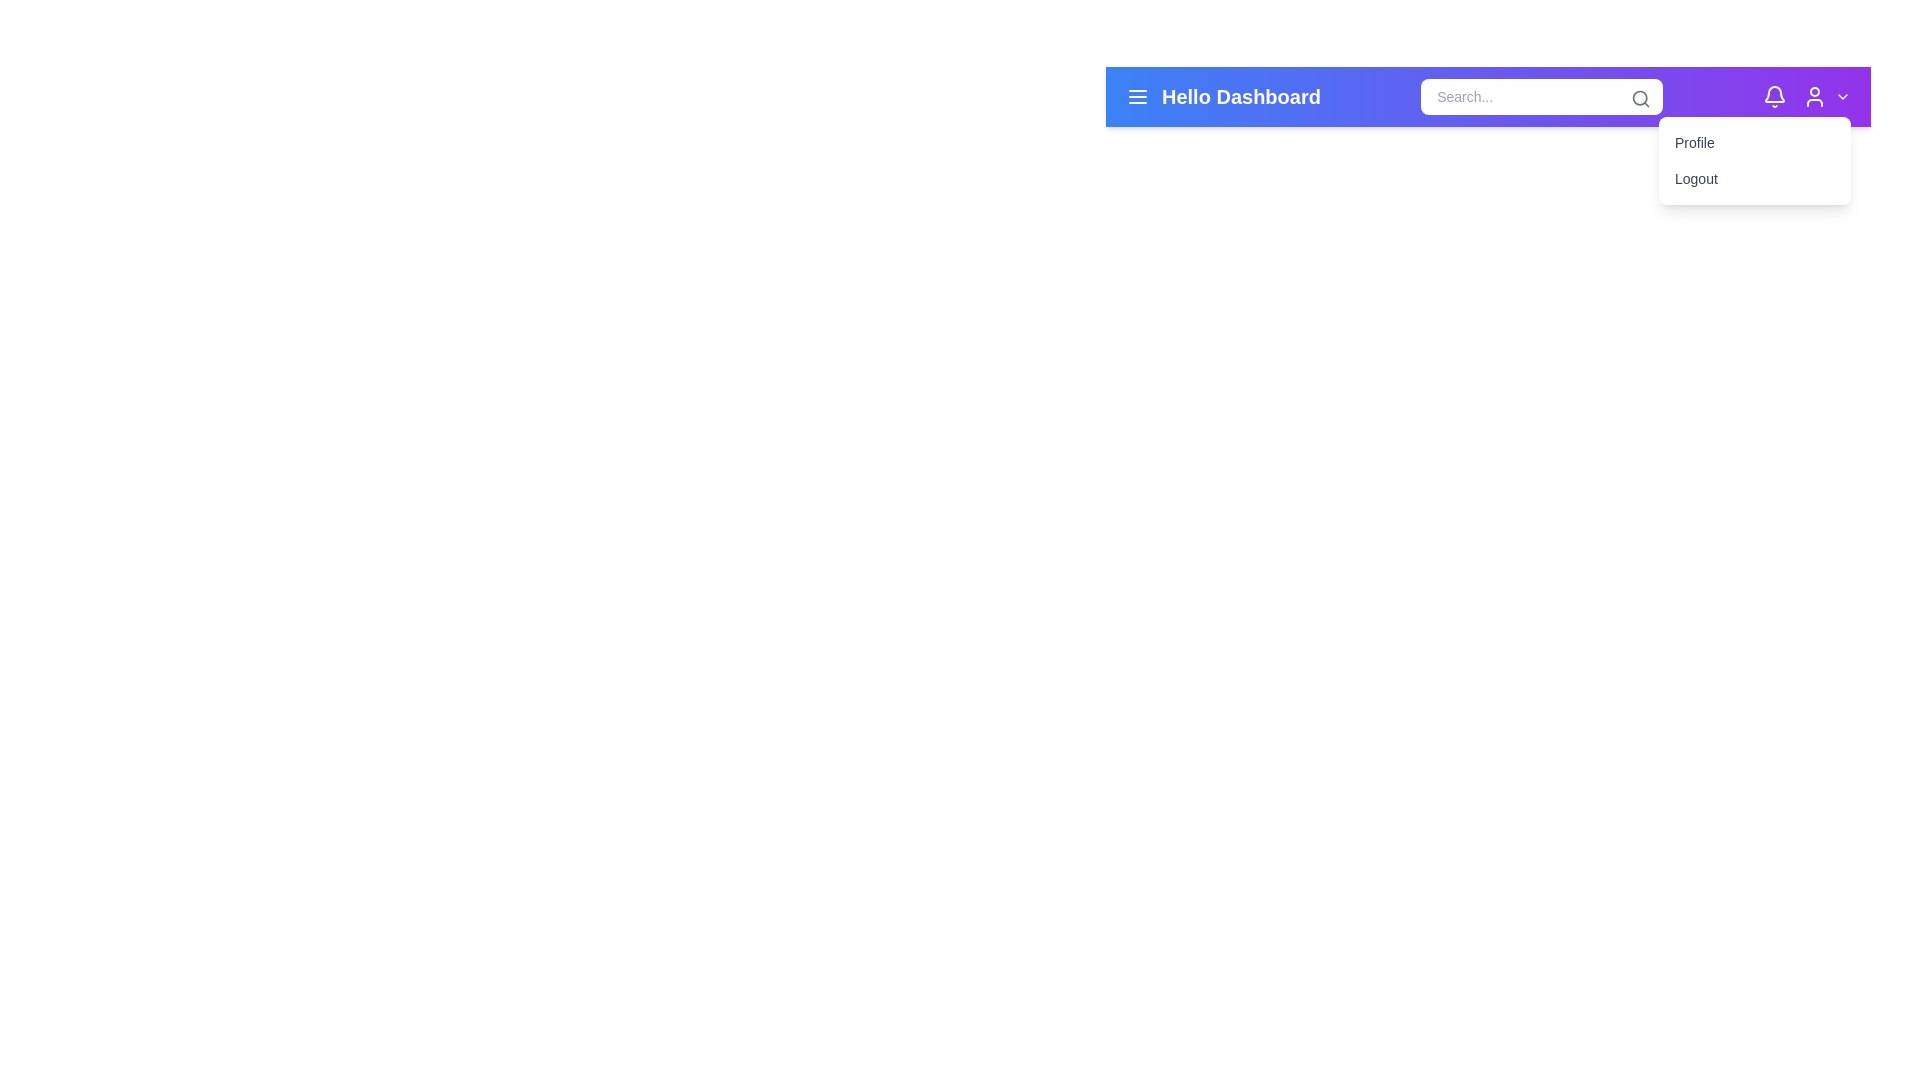 The image size is (1920, 1080). I want to click on the chevron-down icon located at the far right of the horizontal navigation bar, so click(1842, 96).